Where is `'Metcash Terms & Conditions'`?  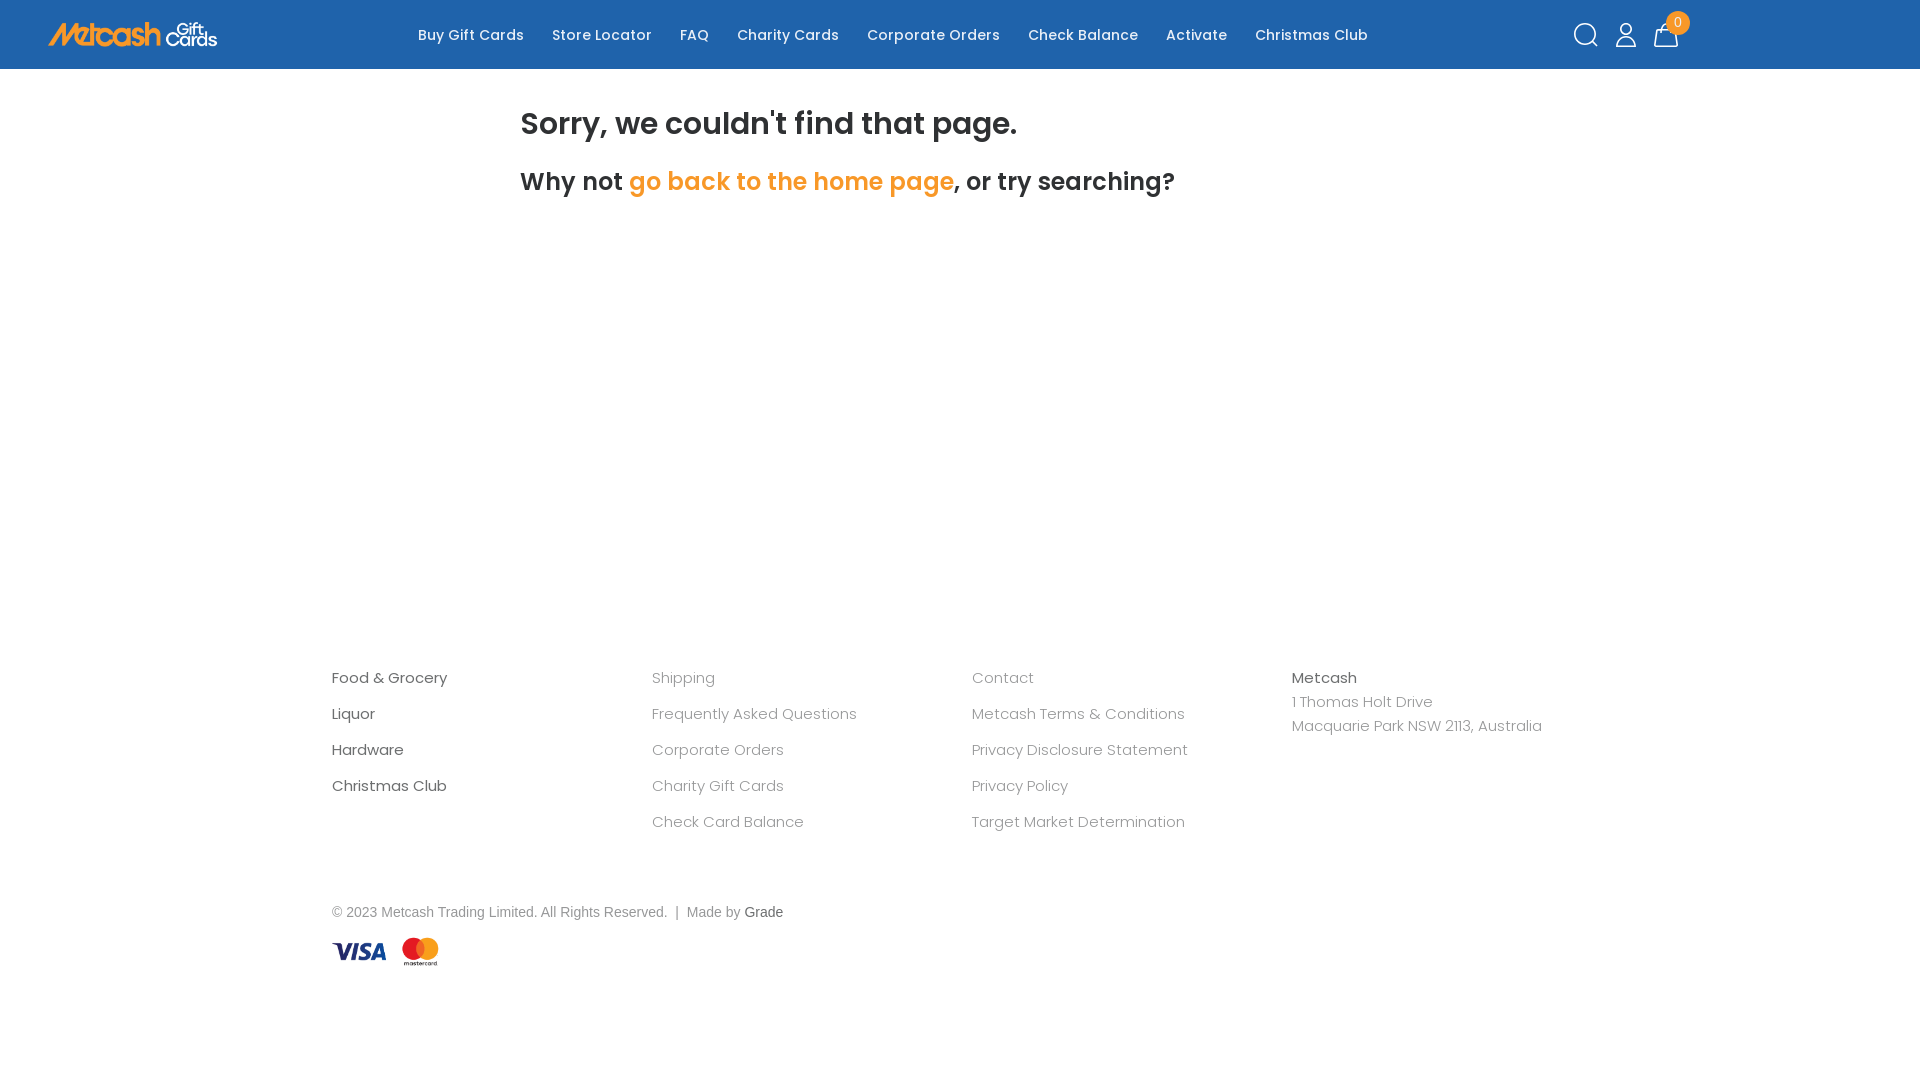
'Metcash Terms & Conditions' is located at coordinates (1077, 712).